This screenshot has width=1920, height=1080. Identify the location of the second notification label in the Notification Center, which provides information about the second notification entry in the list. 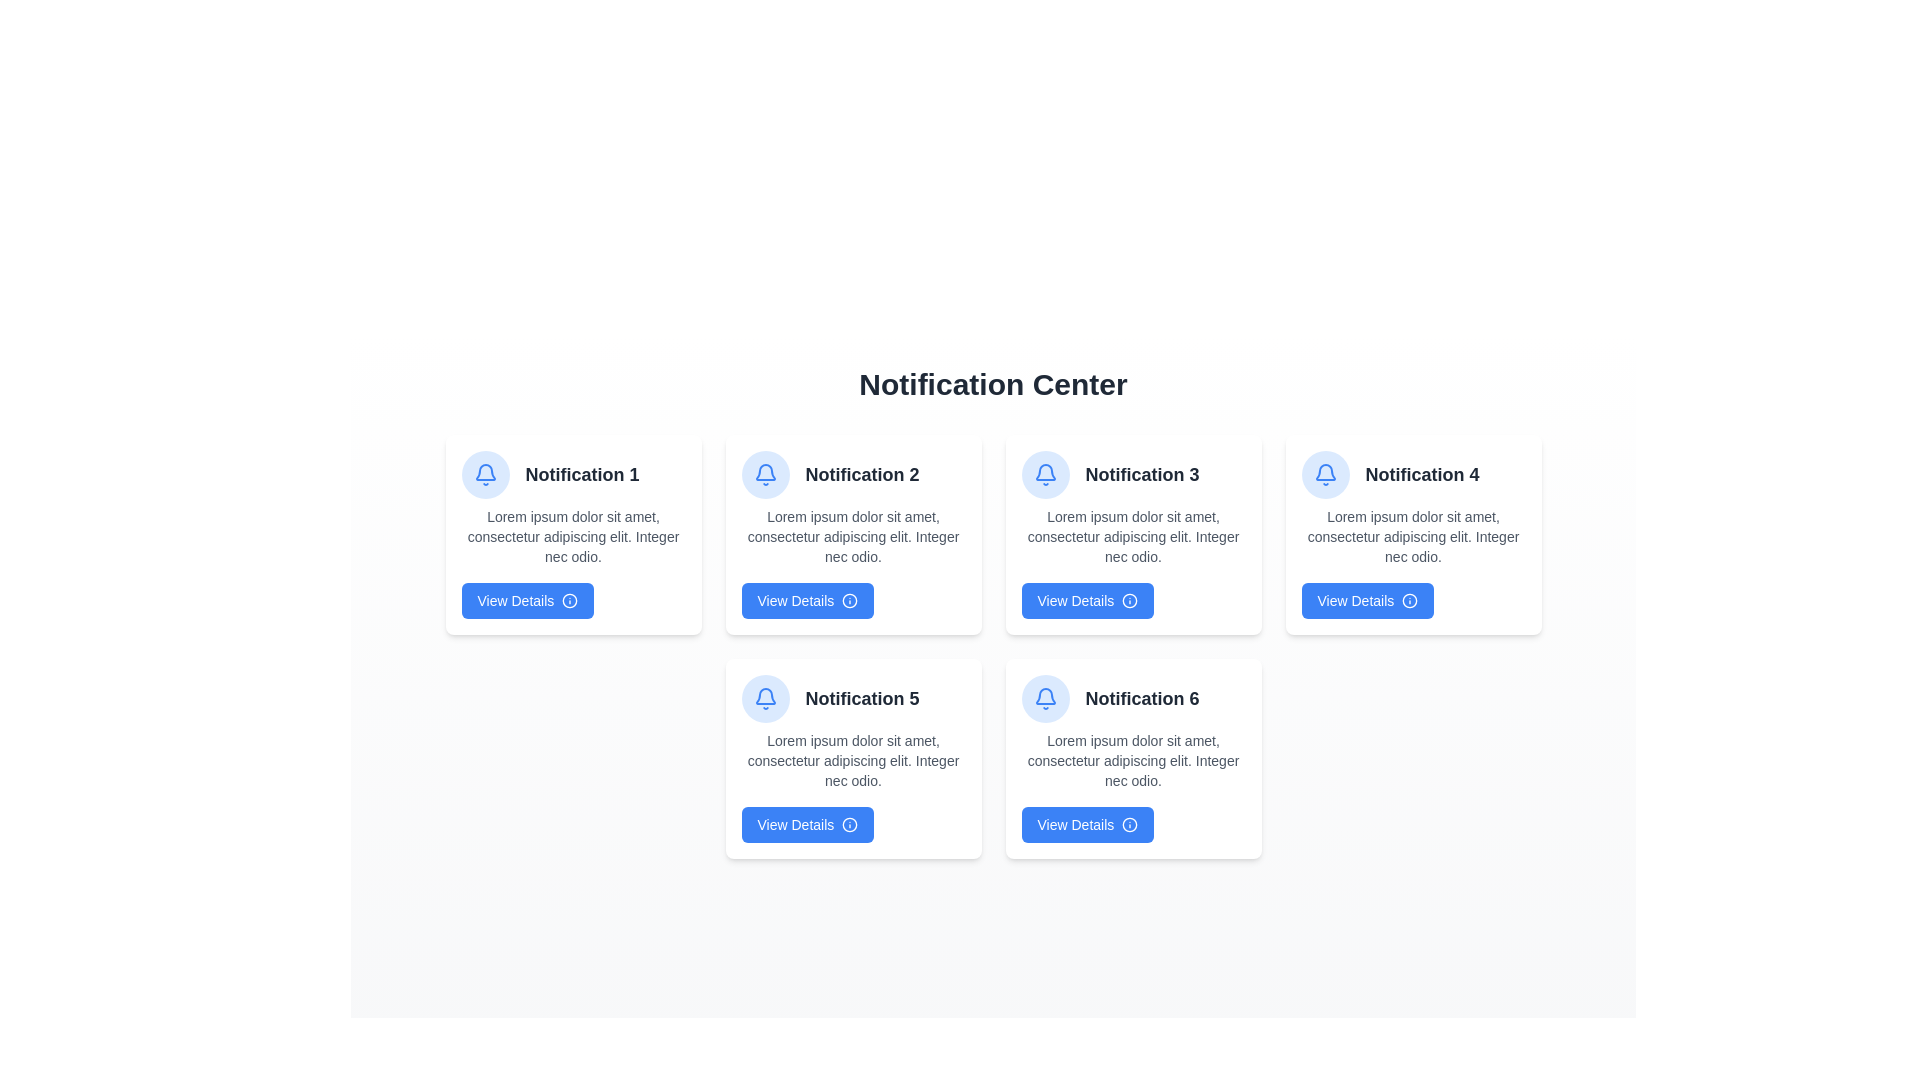
(862, 474).